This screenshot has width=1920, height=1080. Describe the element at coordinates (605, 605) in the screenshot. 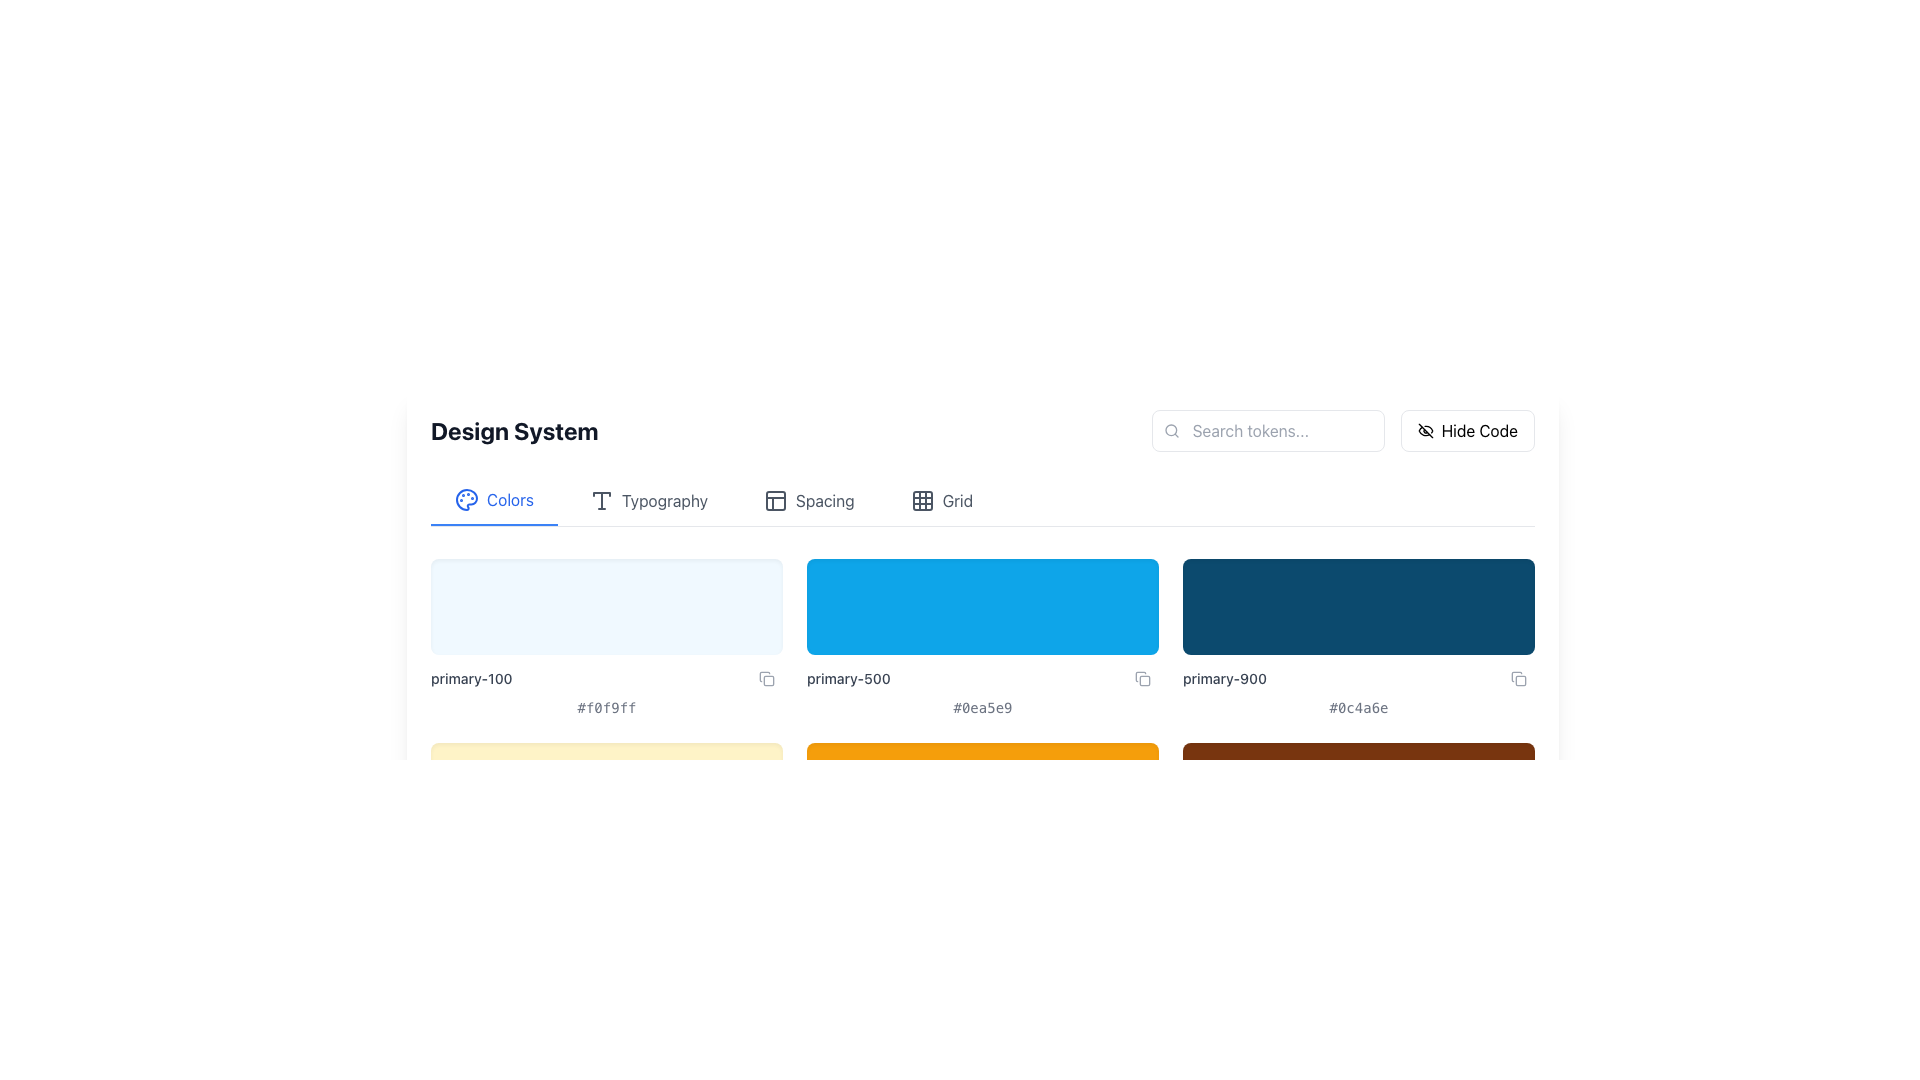

I see `the visual color swatch component representing the Primary-100 color` at that location.